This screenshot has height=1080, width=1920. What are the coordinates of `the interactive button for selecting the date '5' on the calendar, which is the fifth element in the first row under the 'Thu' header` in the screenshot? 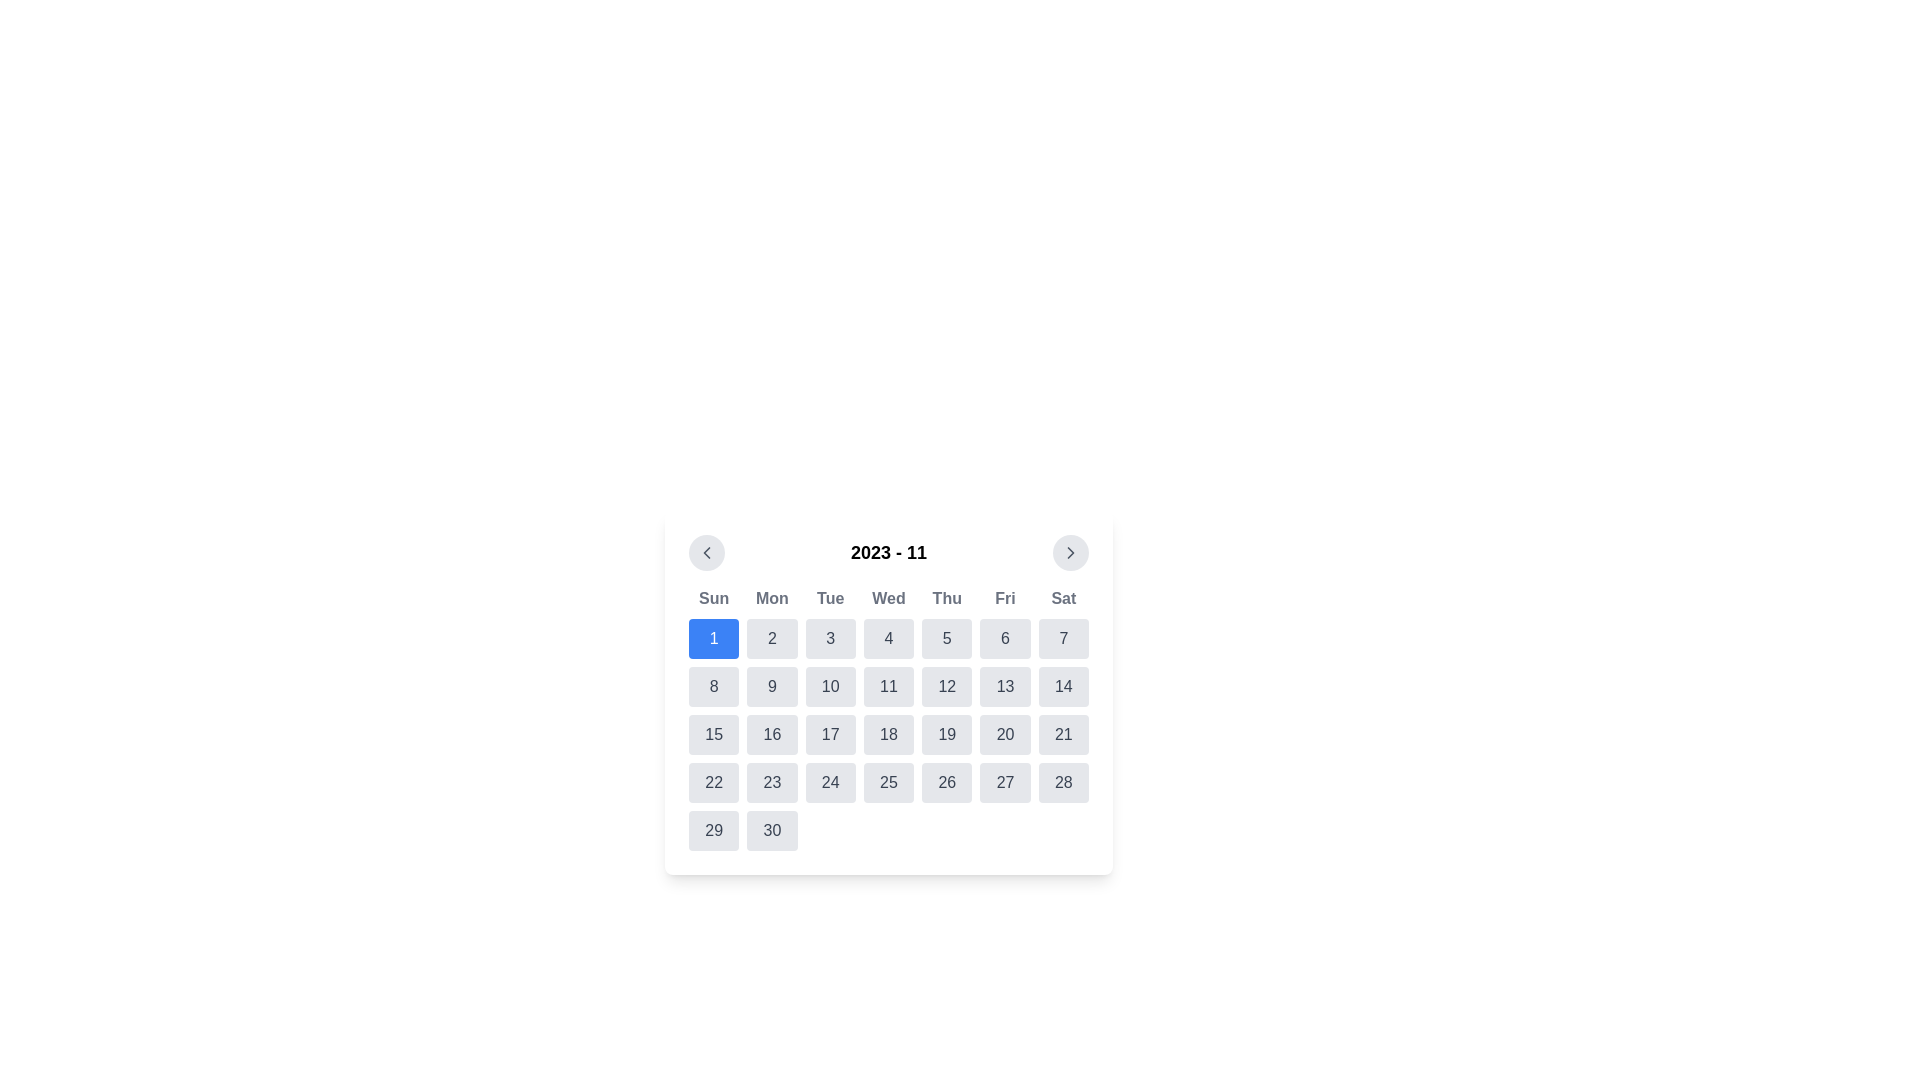 It's located at (946, 639).